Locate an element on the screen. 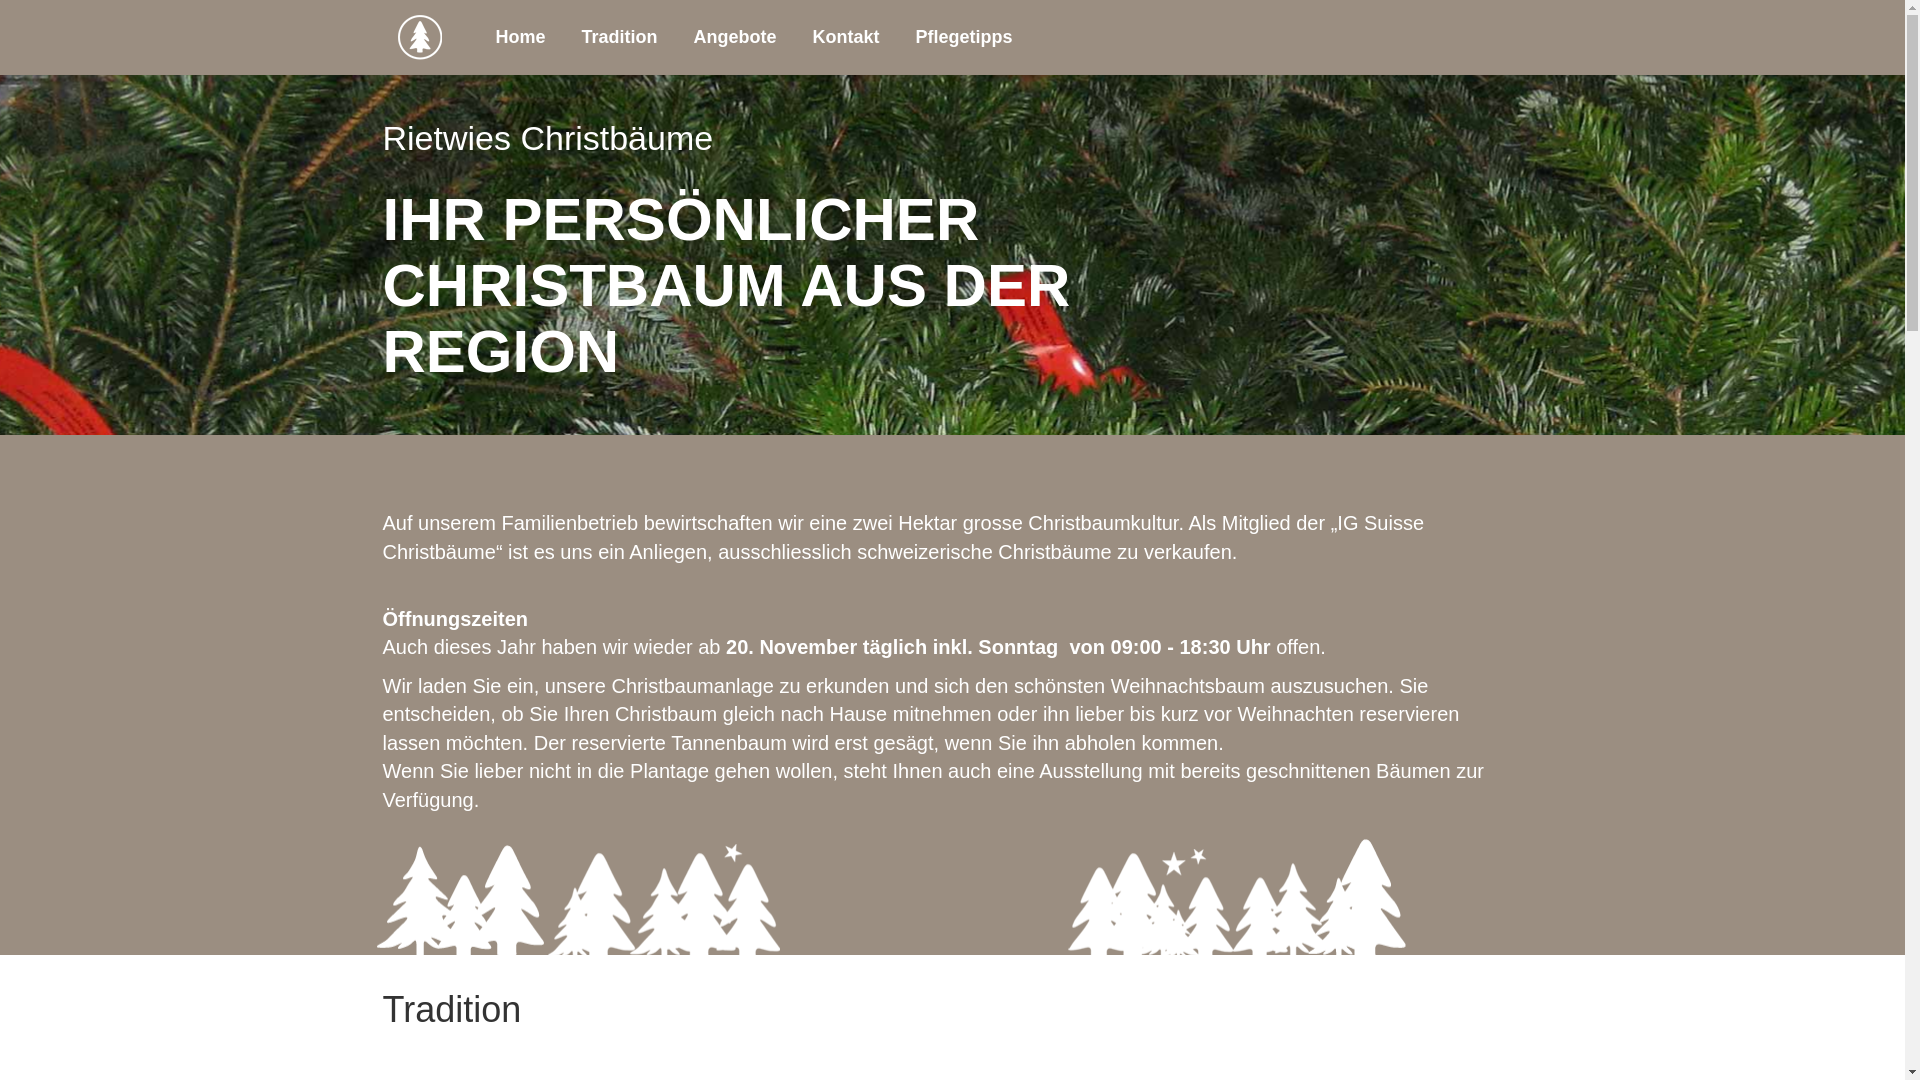  'Tradition' is located at coordinates (618, 37).